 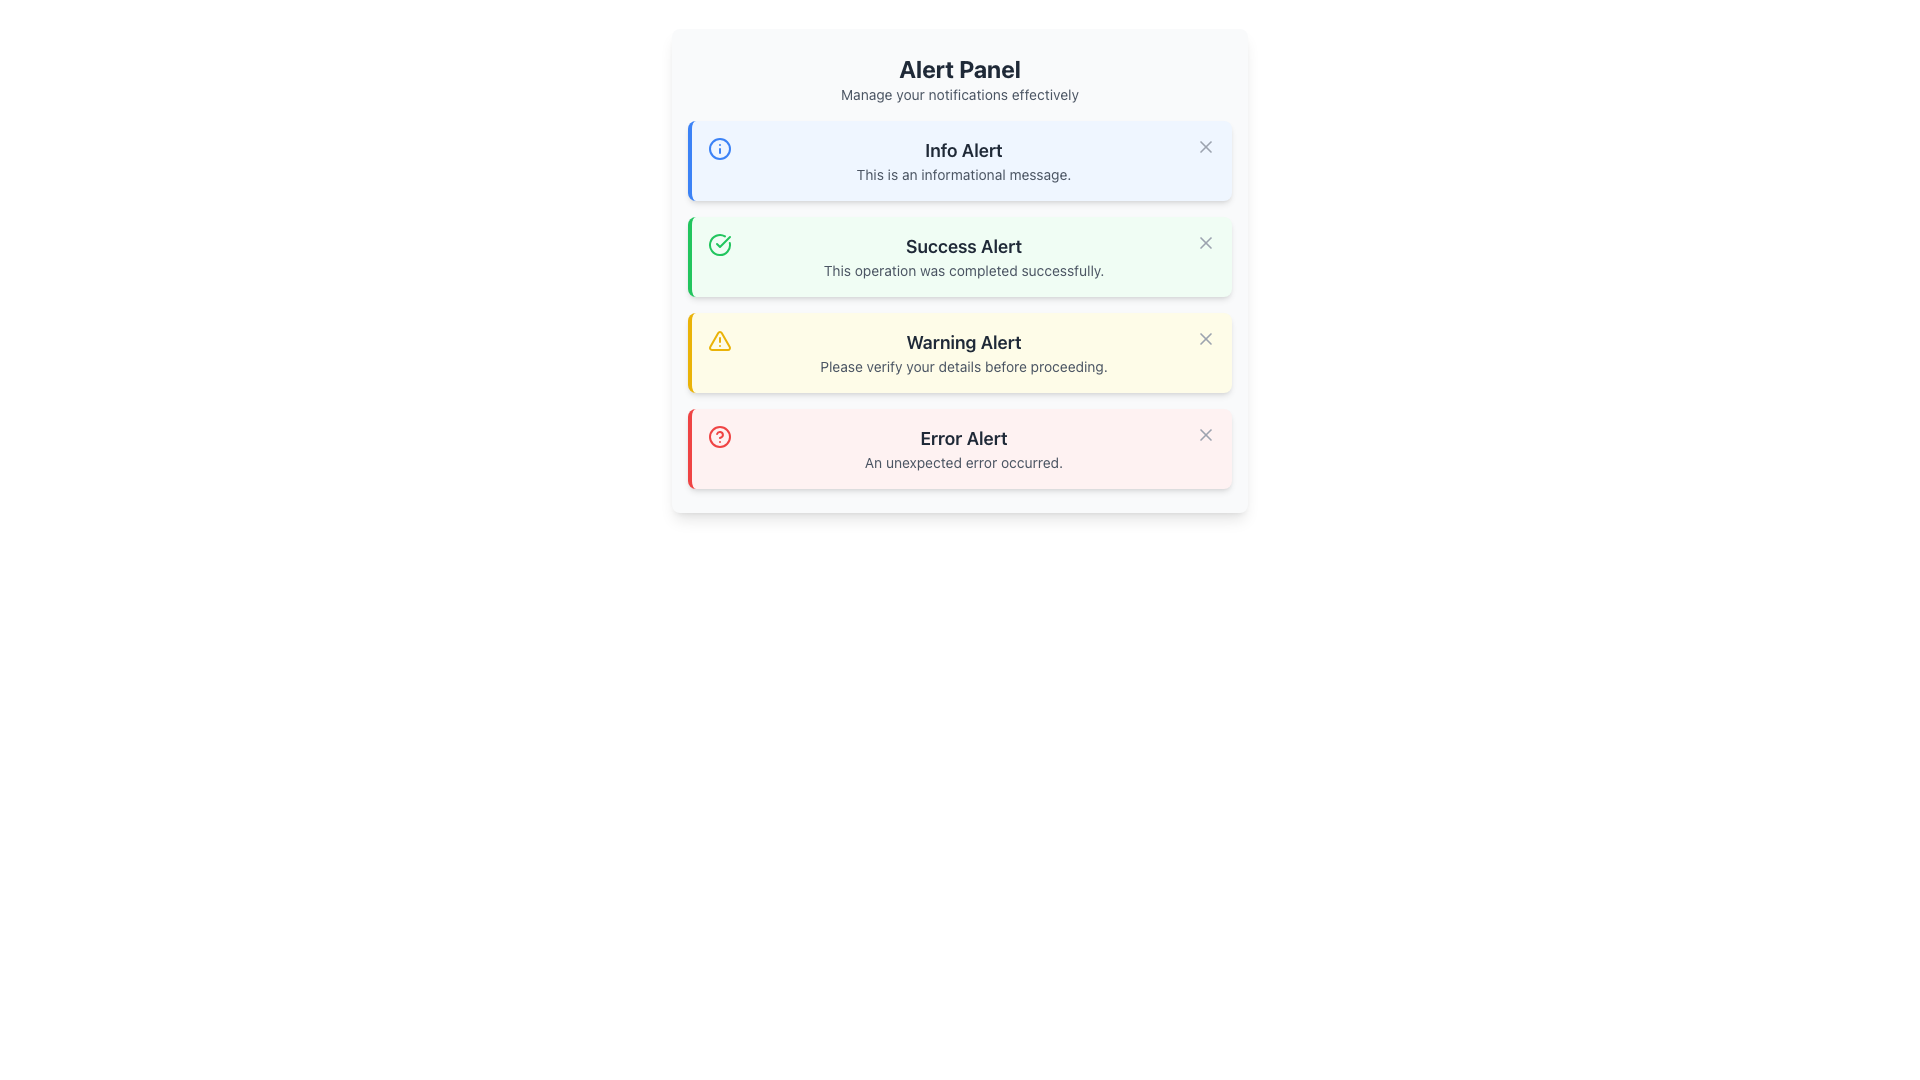 What do you see at coordinates (964, 438) in the screenshot?
I see `the title text of the fourth alert box that indicates an error, which is positioned above the description text 'An unexpected error occurred.'` at bounding box center [964, 438].